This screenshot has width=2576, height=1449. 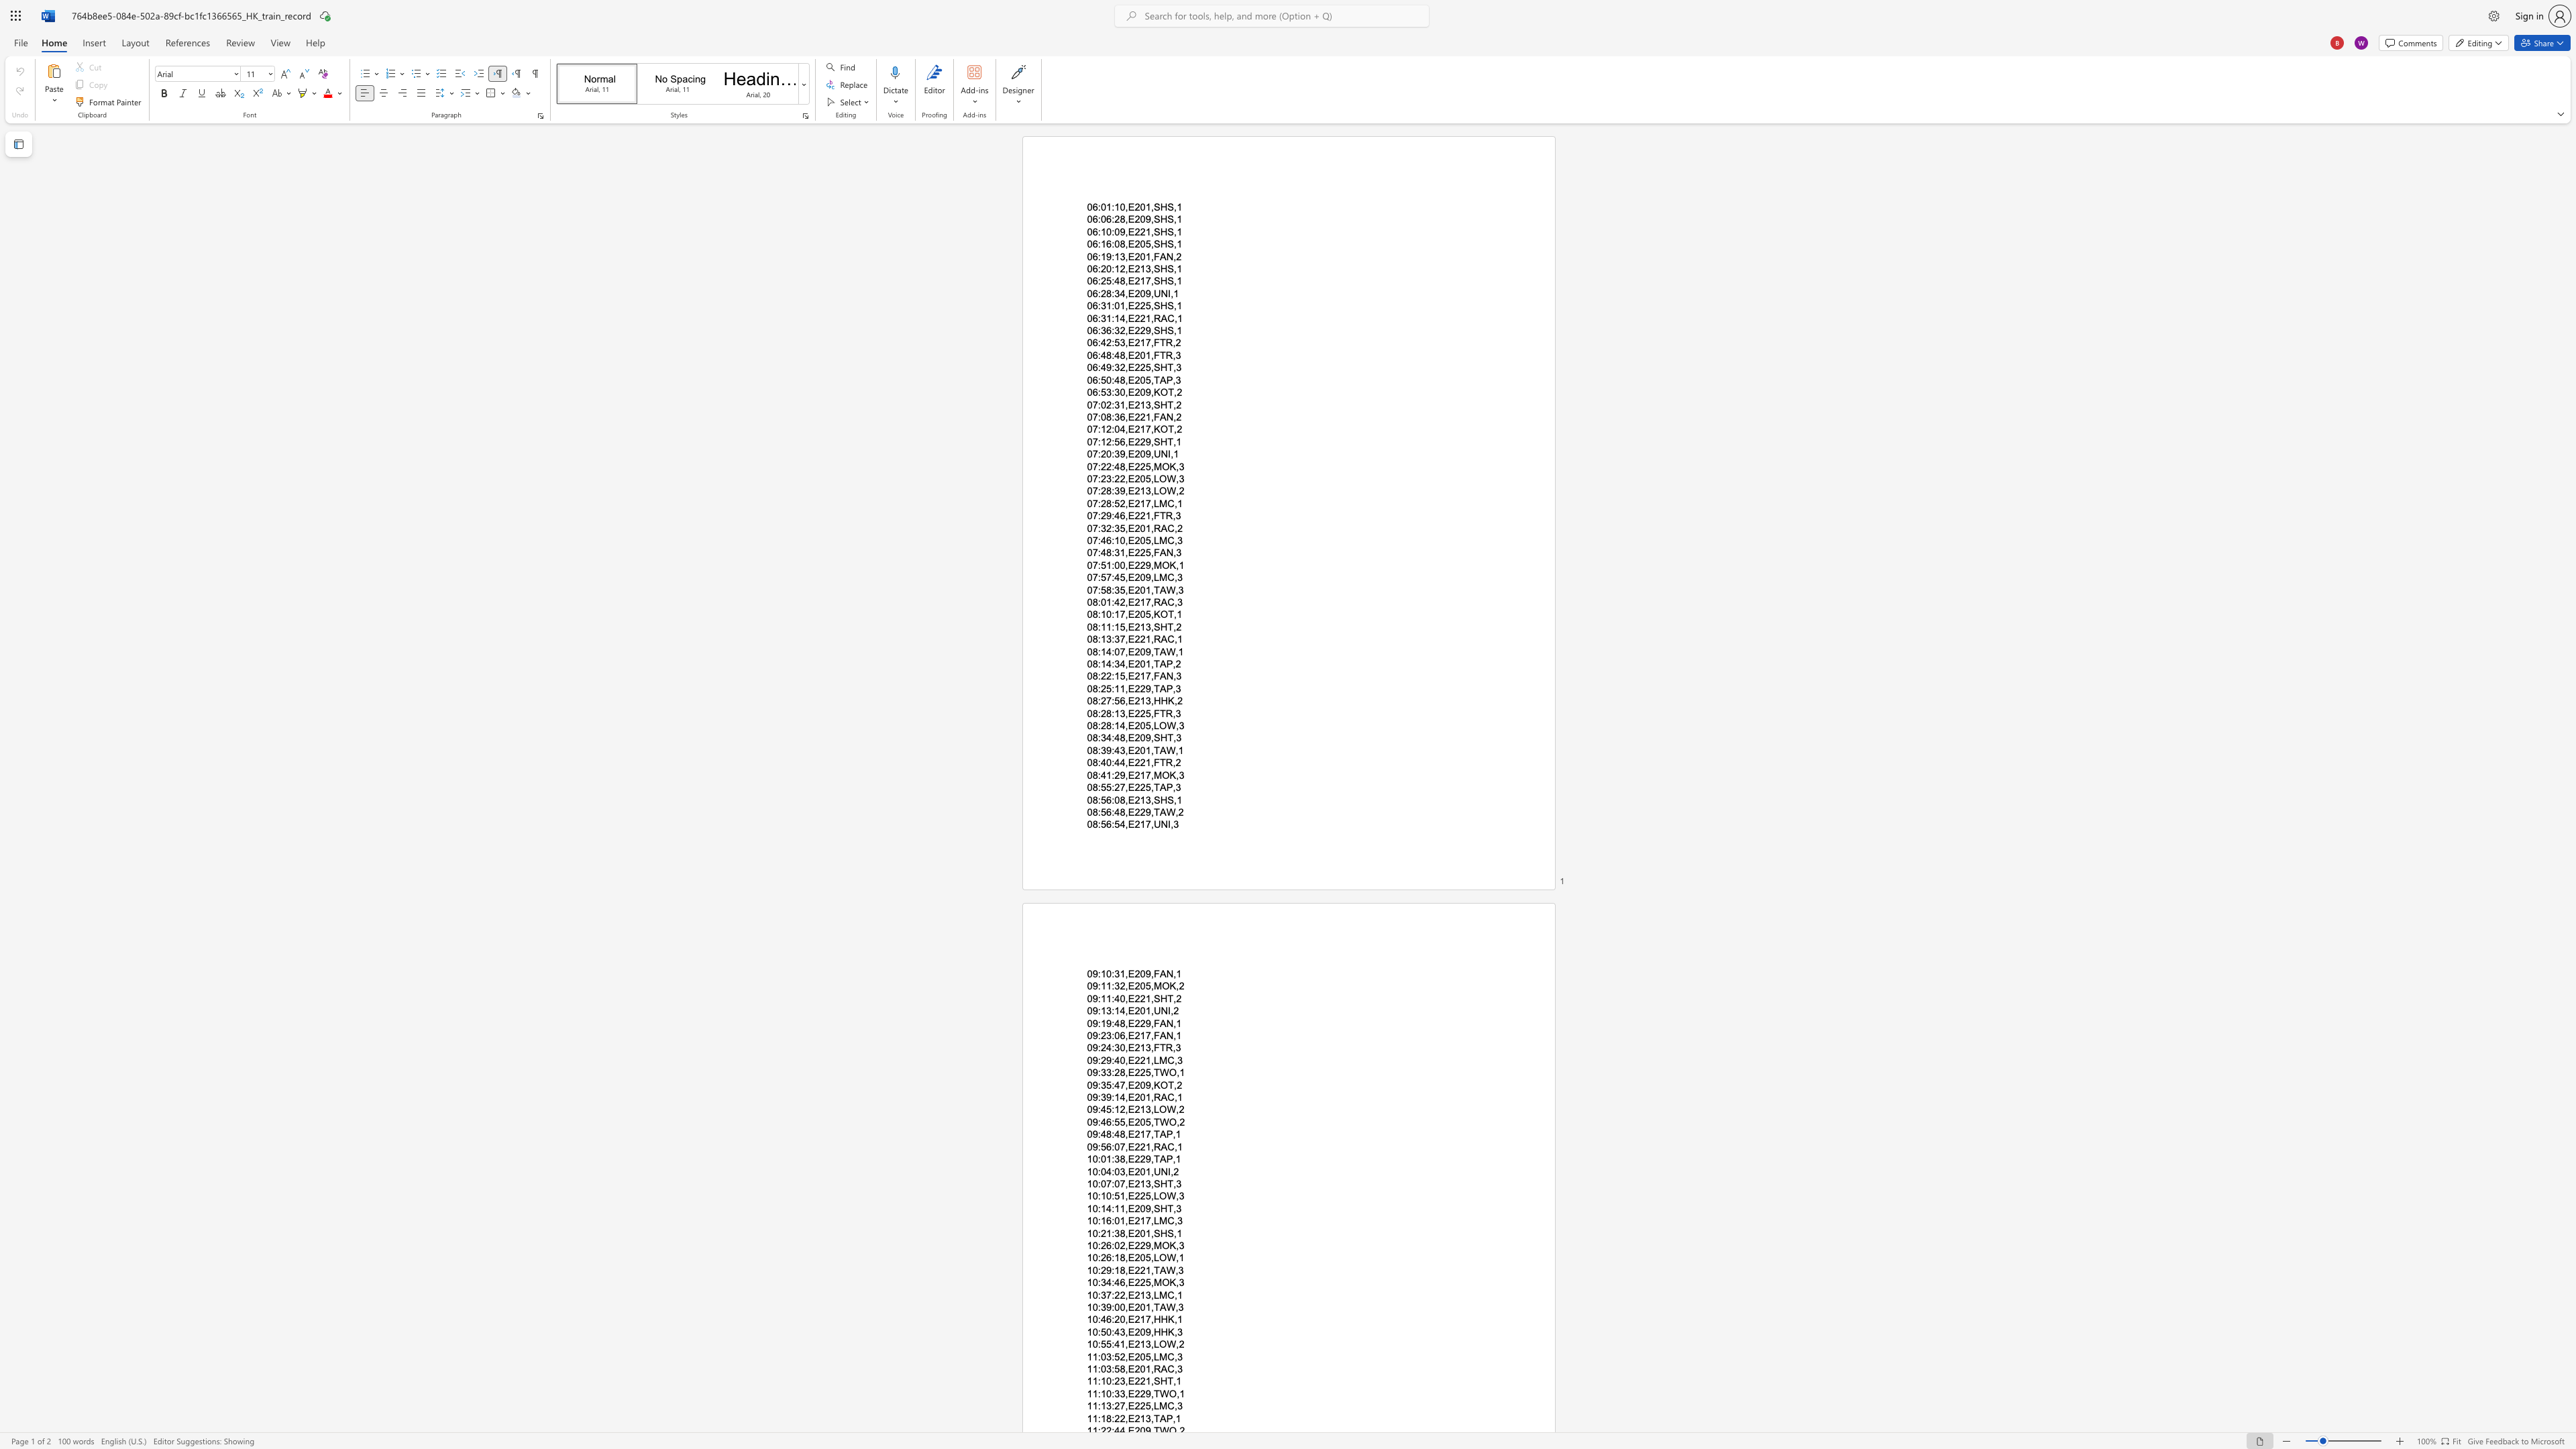 I want to click on the space between the continuous character "9" and ":" in the text, so click(x=1096, y=1072).